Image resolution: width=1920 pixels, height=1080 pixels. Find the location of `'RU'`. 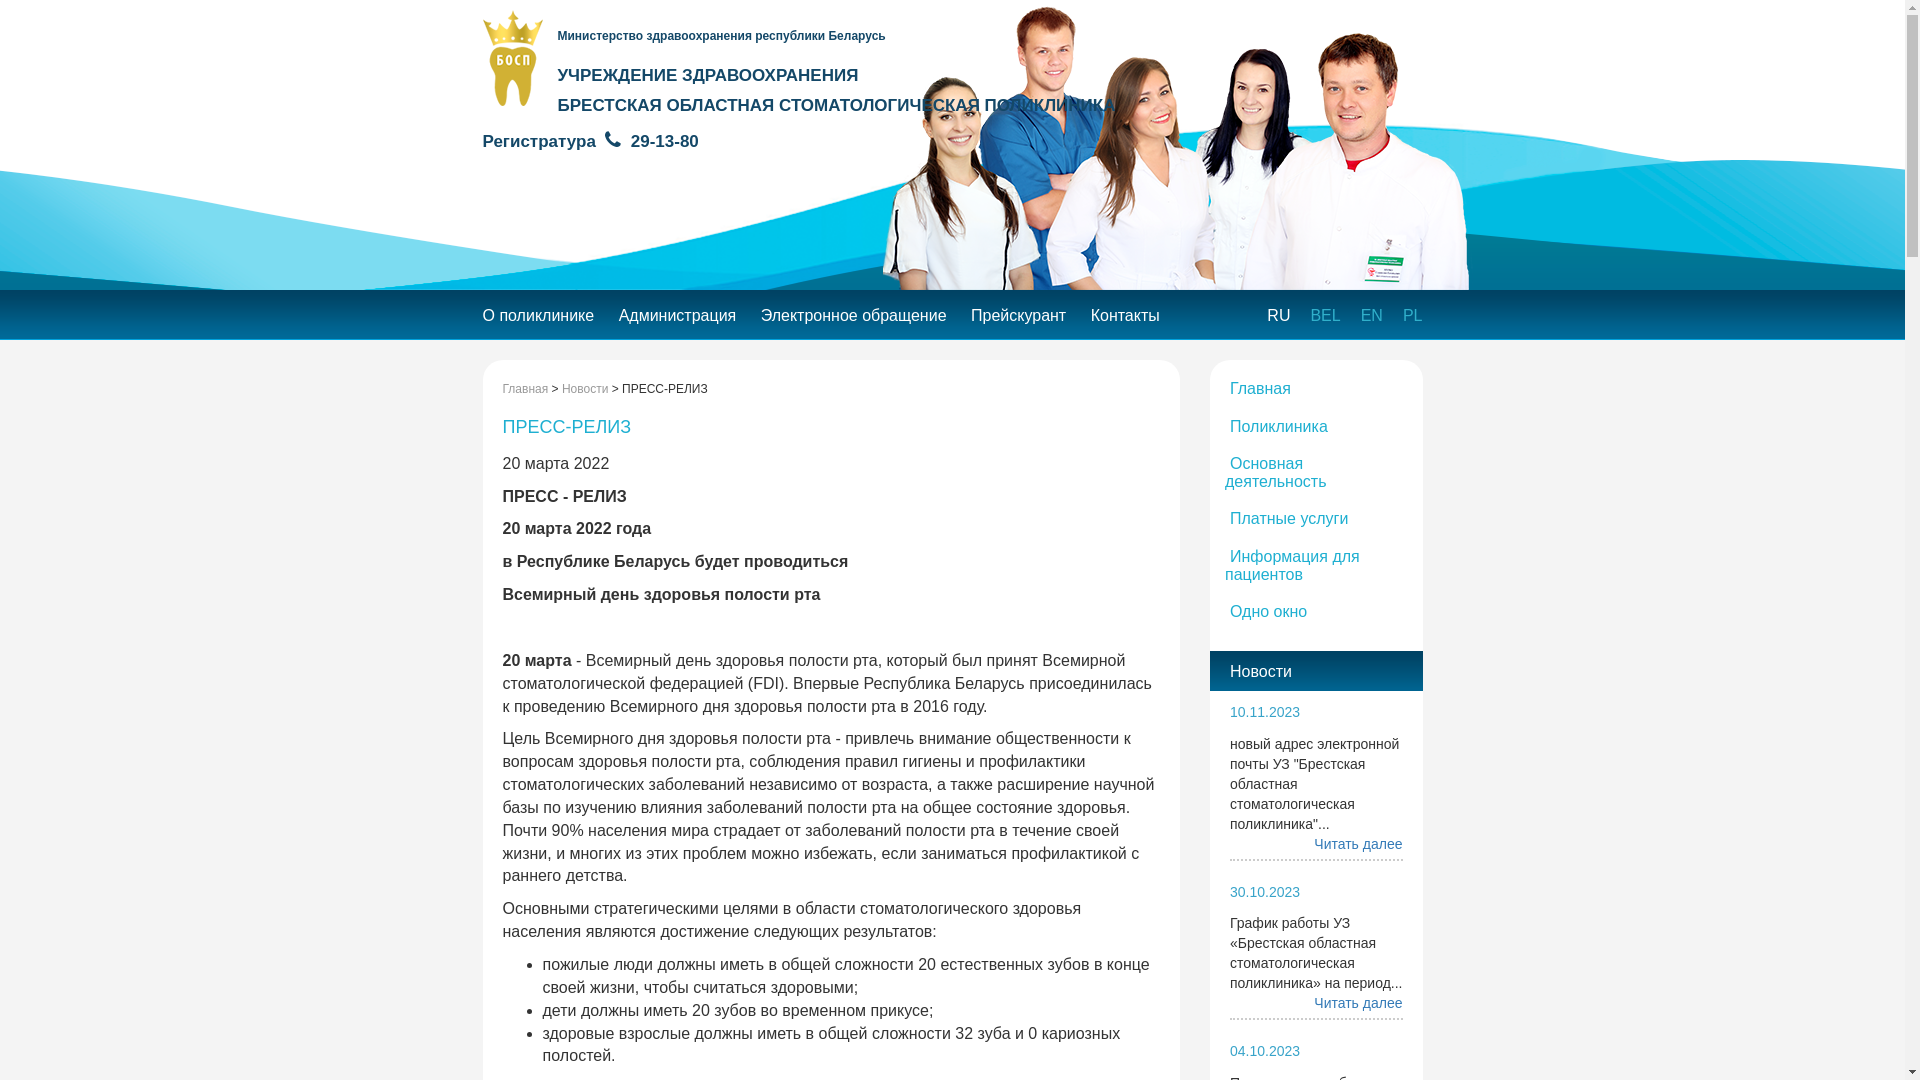

'RU' is located at coordinates (1277, 315).